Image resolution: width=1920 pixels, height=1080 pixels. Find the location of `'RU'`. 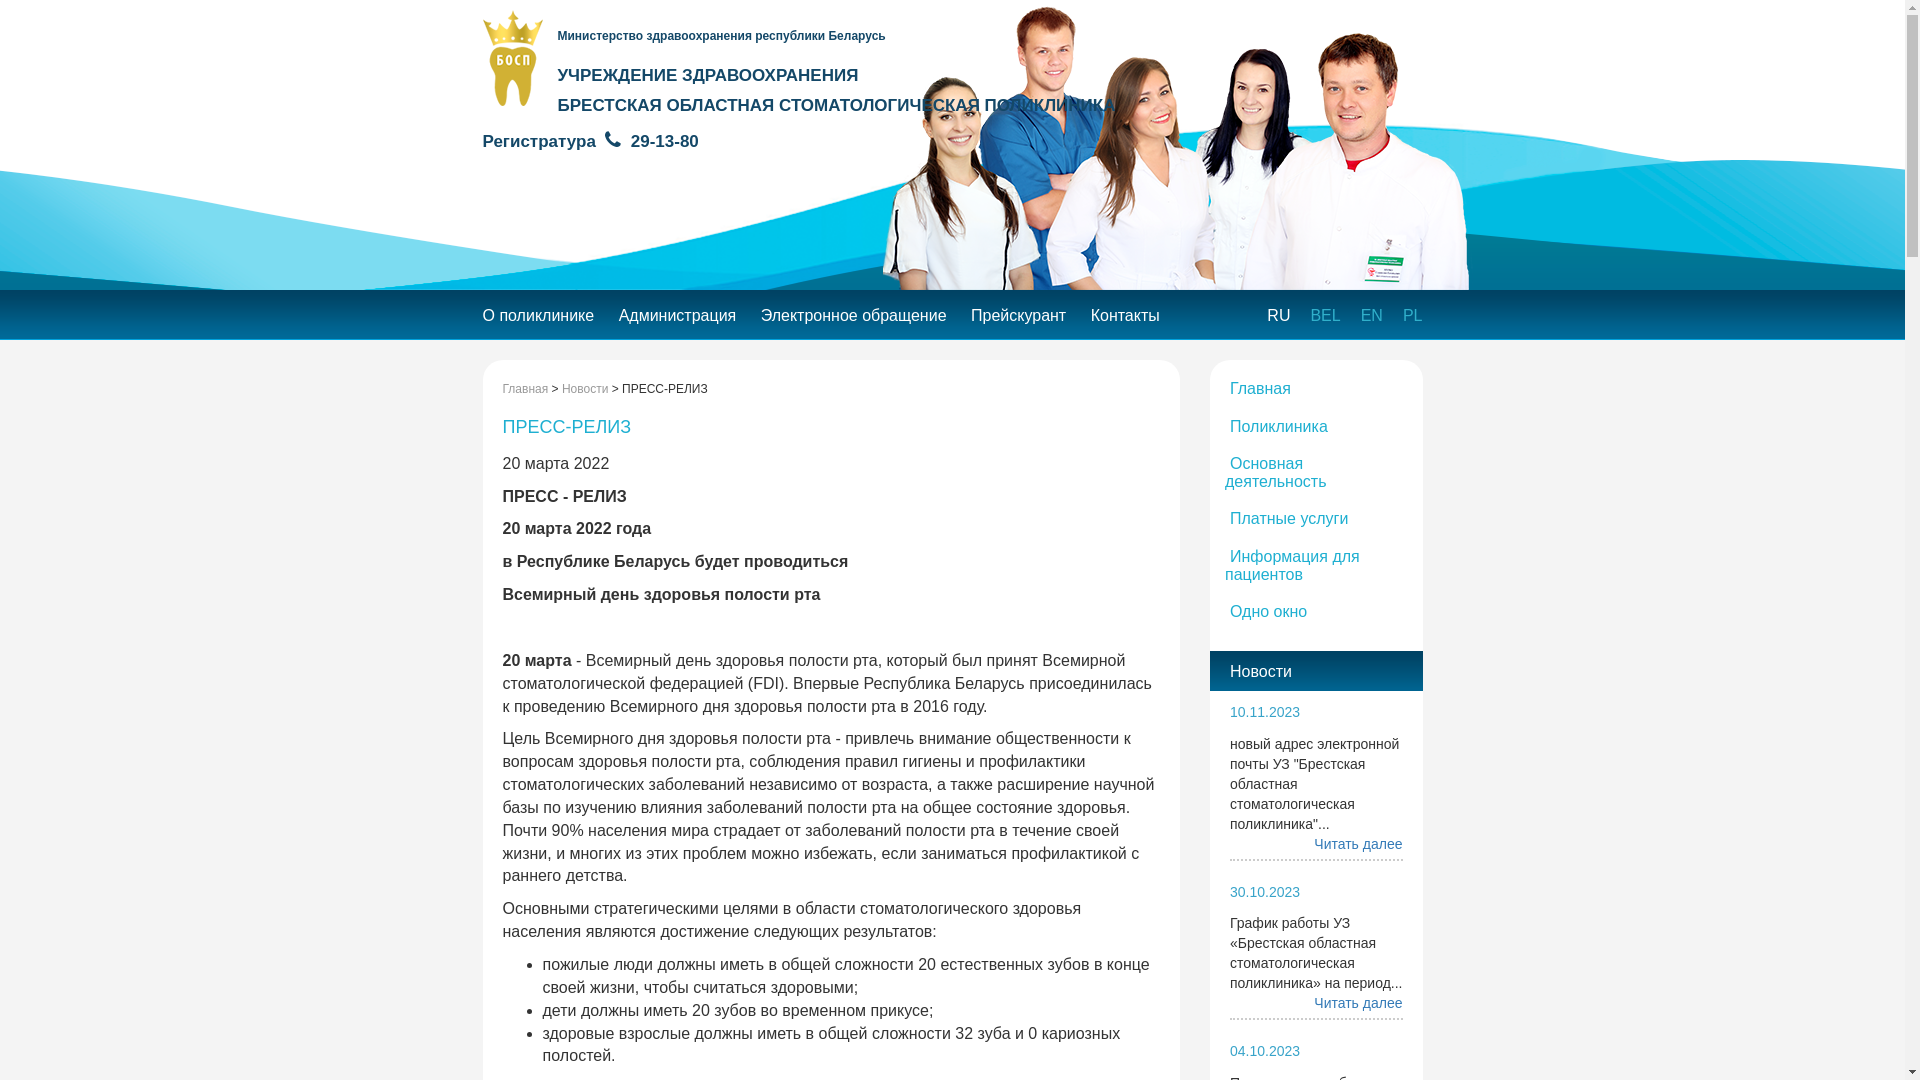

'RU' is located at coordinates (1277, 315).